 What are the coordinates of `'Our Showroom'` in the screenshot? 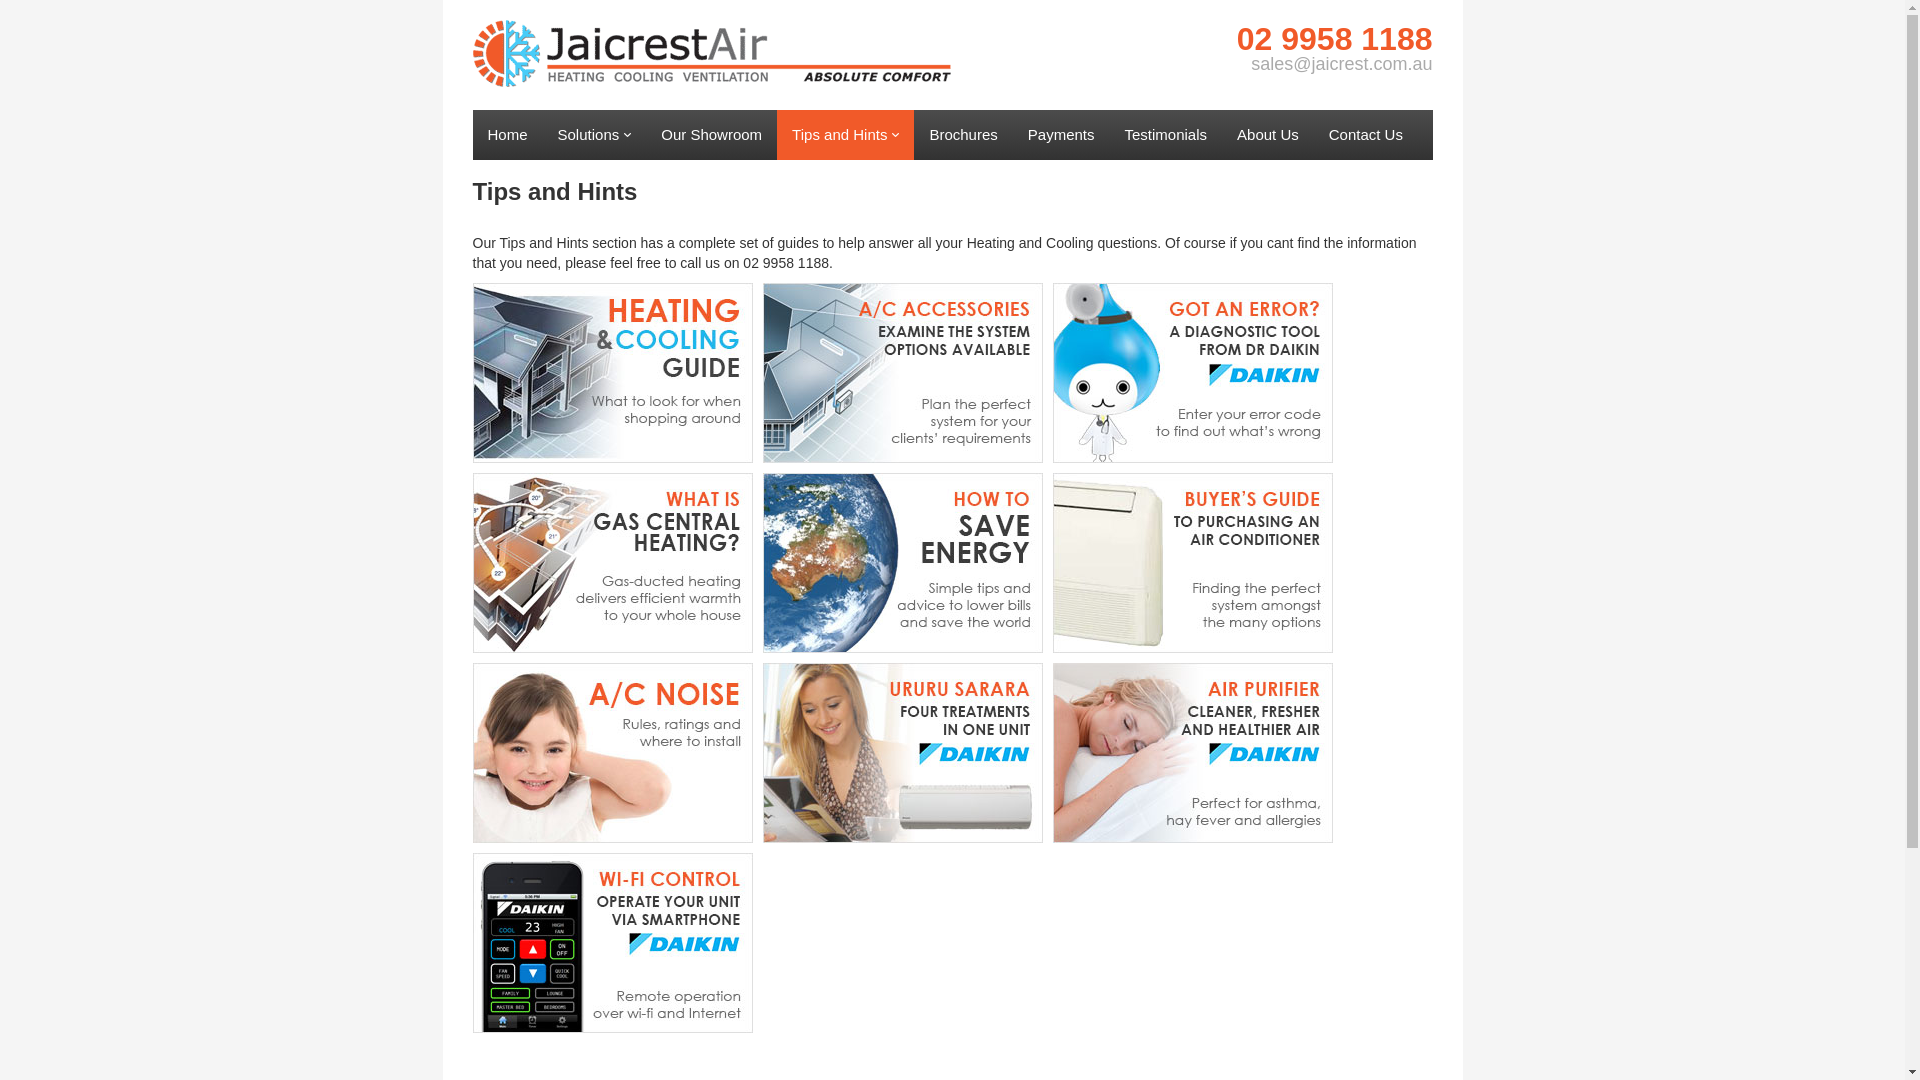 It's located at (711, 135).